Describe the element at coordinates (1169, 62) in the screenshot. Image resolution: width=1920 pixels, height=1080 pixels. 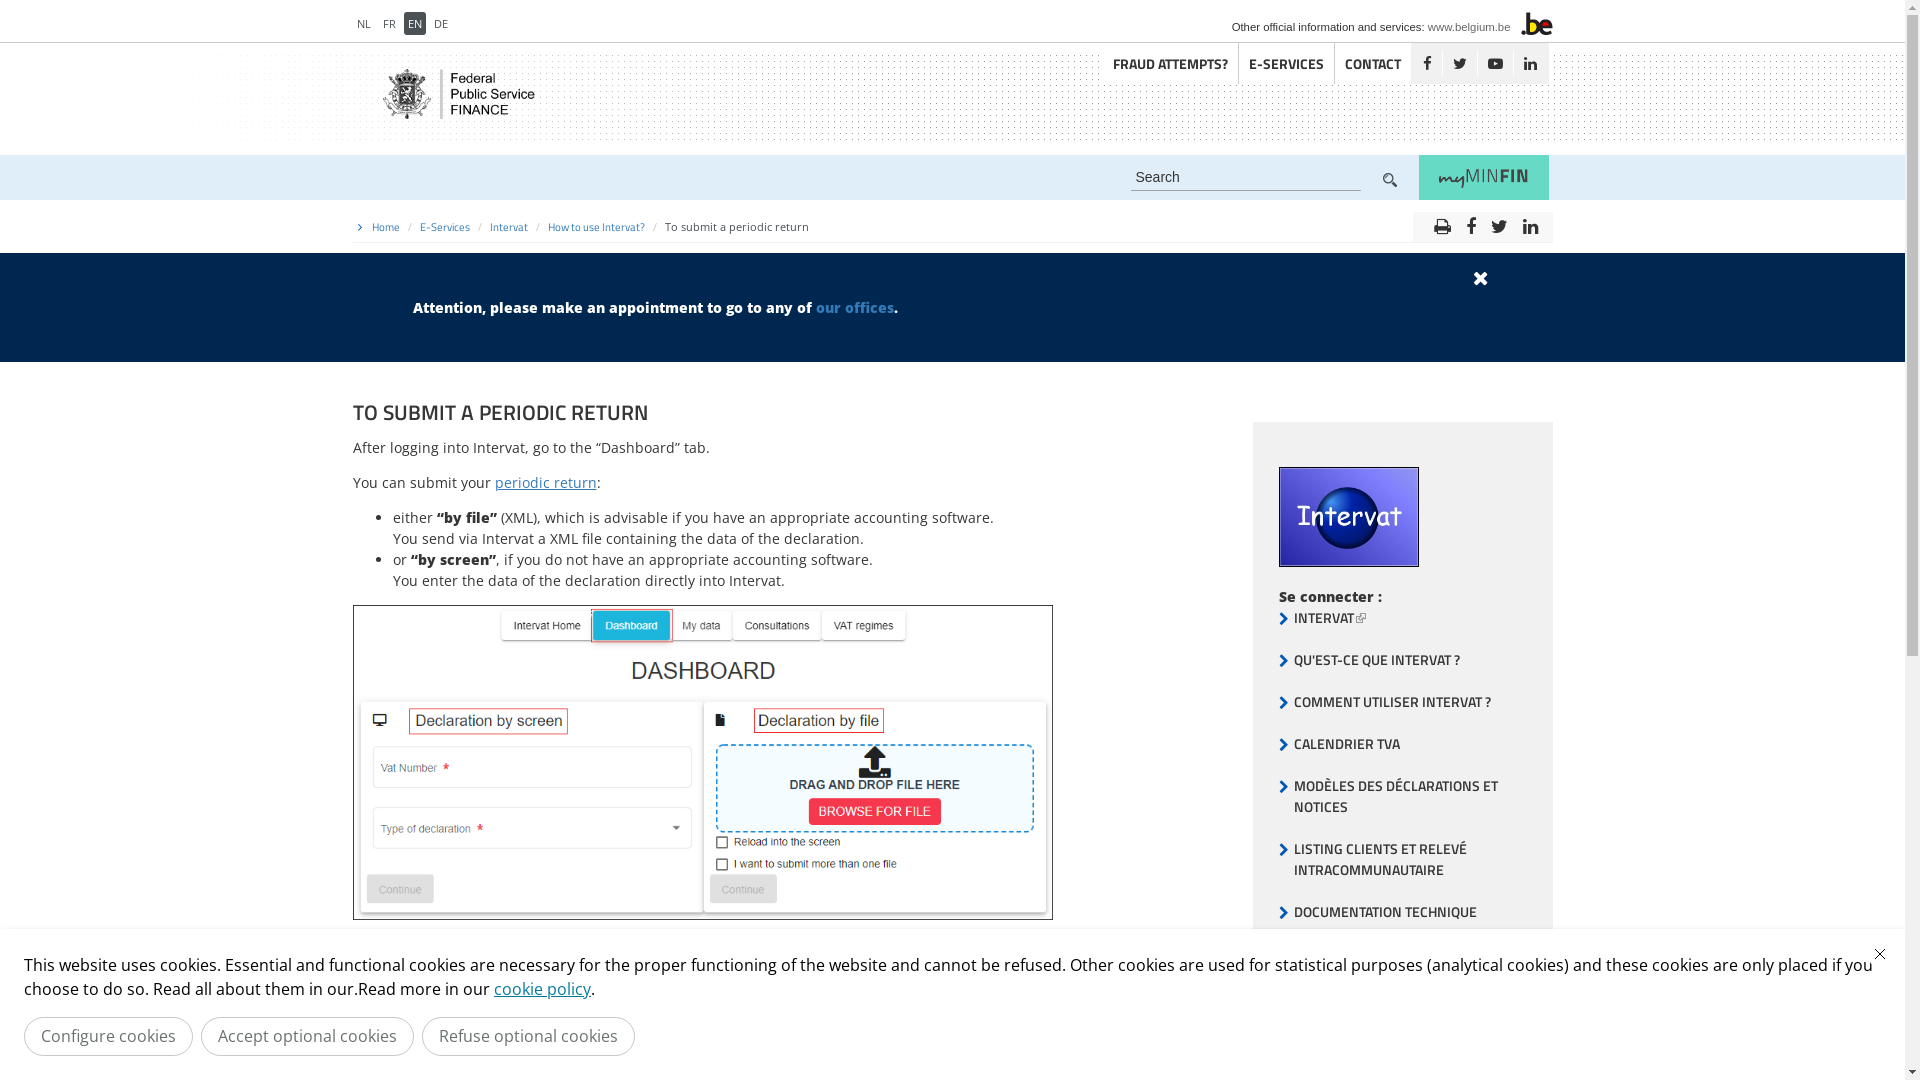
I see `'FRAUD ATTEMPTS?'` at that location.